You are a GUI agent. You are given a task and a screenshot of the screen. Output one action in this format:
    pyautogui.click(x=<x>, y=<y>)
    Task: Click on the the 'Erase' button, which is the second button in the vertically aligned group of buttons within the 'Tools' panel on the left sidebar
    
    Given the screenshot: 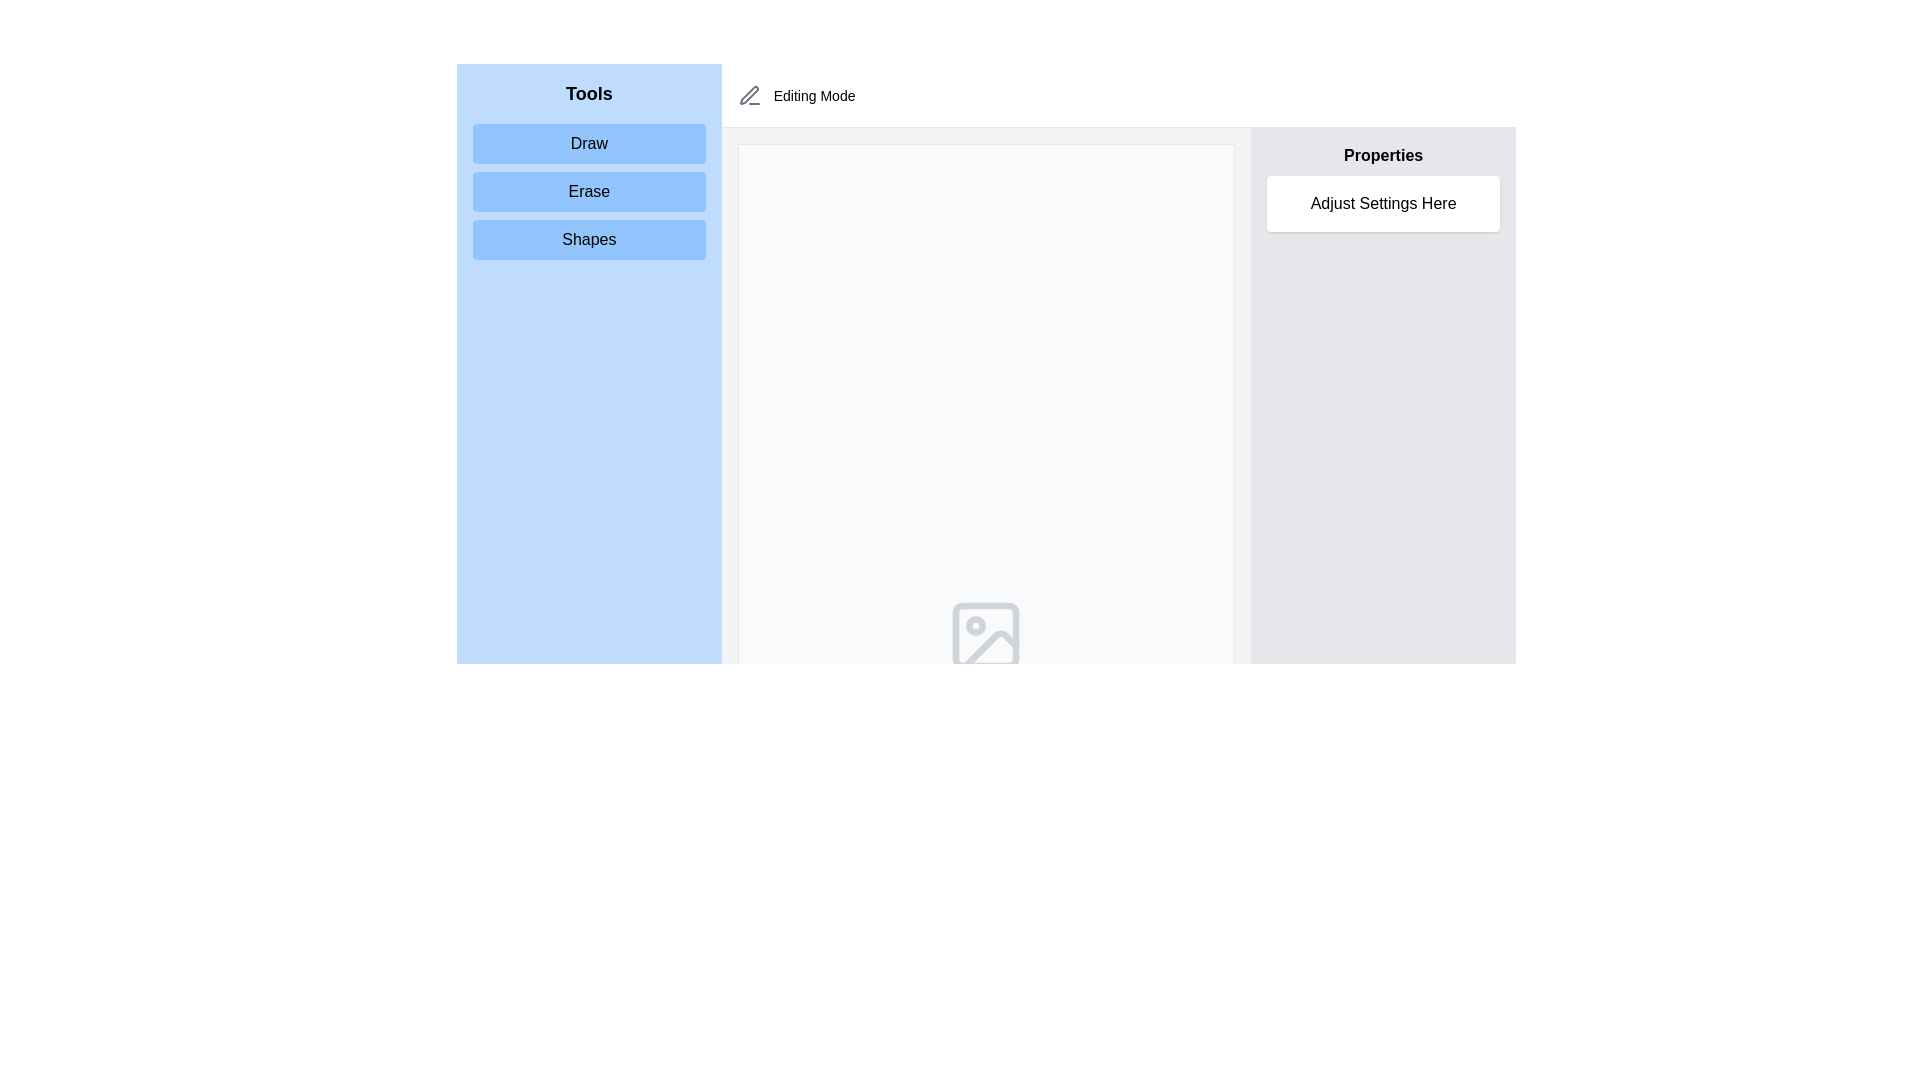 What is the action you would take?
    pyautogui.click(x=588, y=192)
    